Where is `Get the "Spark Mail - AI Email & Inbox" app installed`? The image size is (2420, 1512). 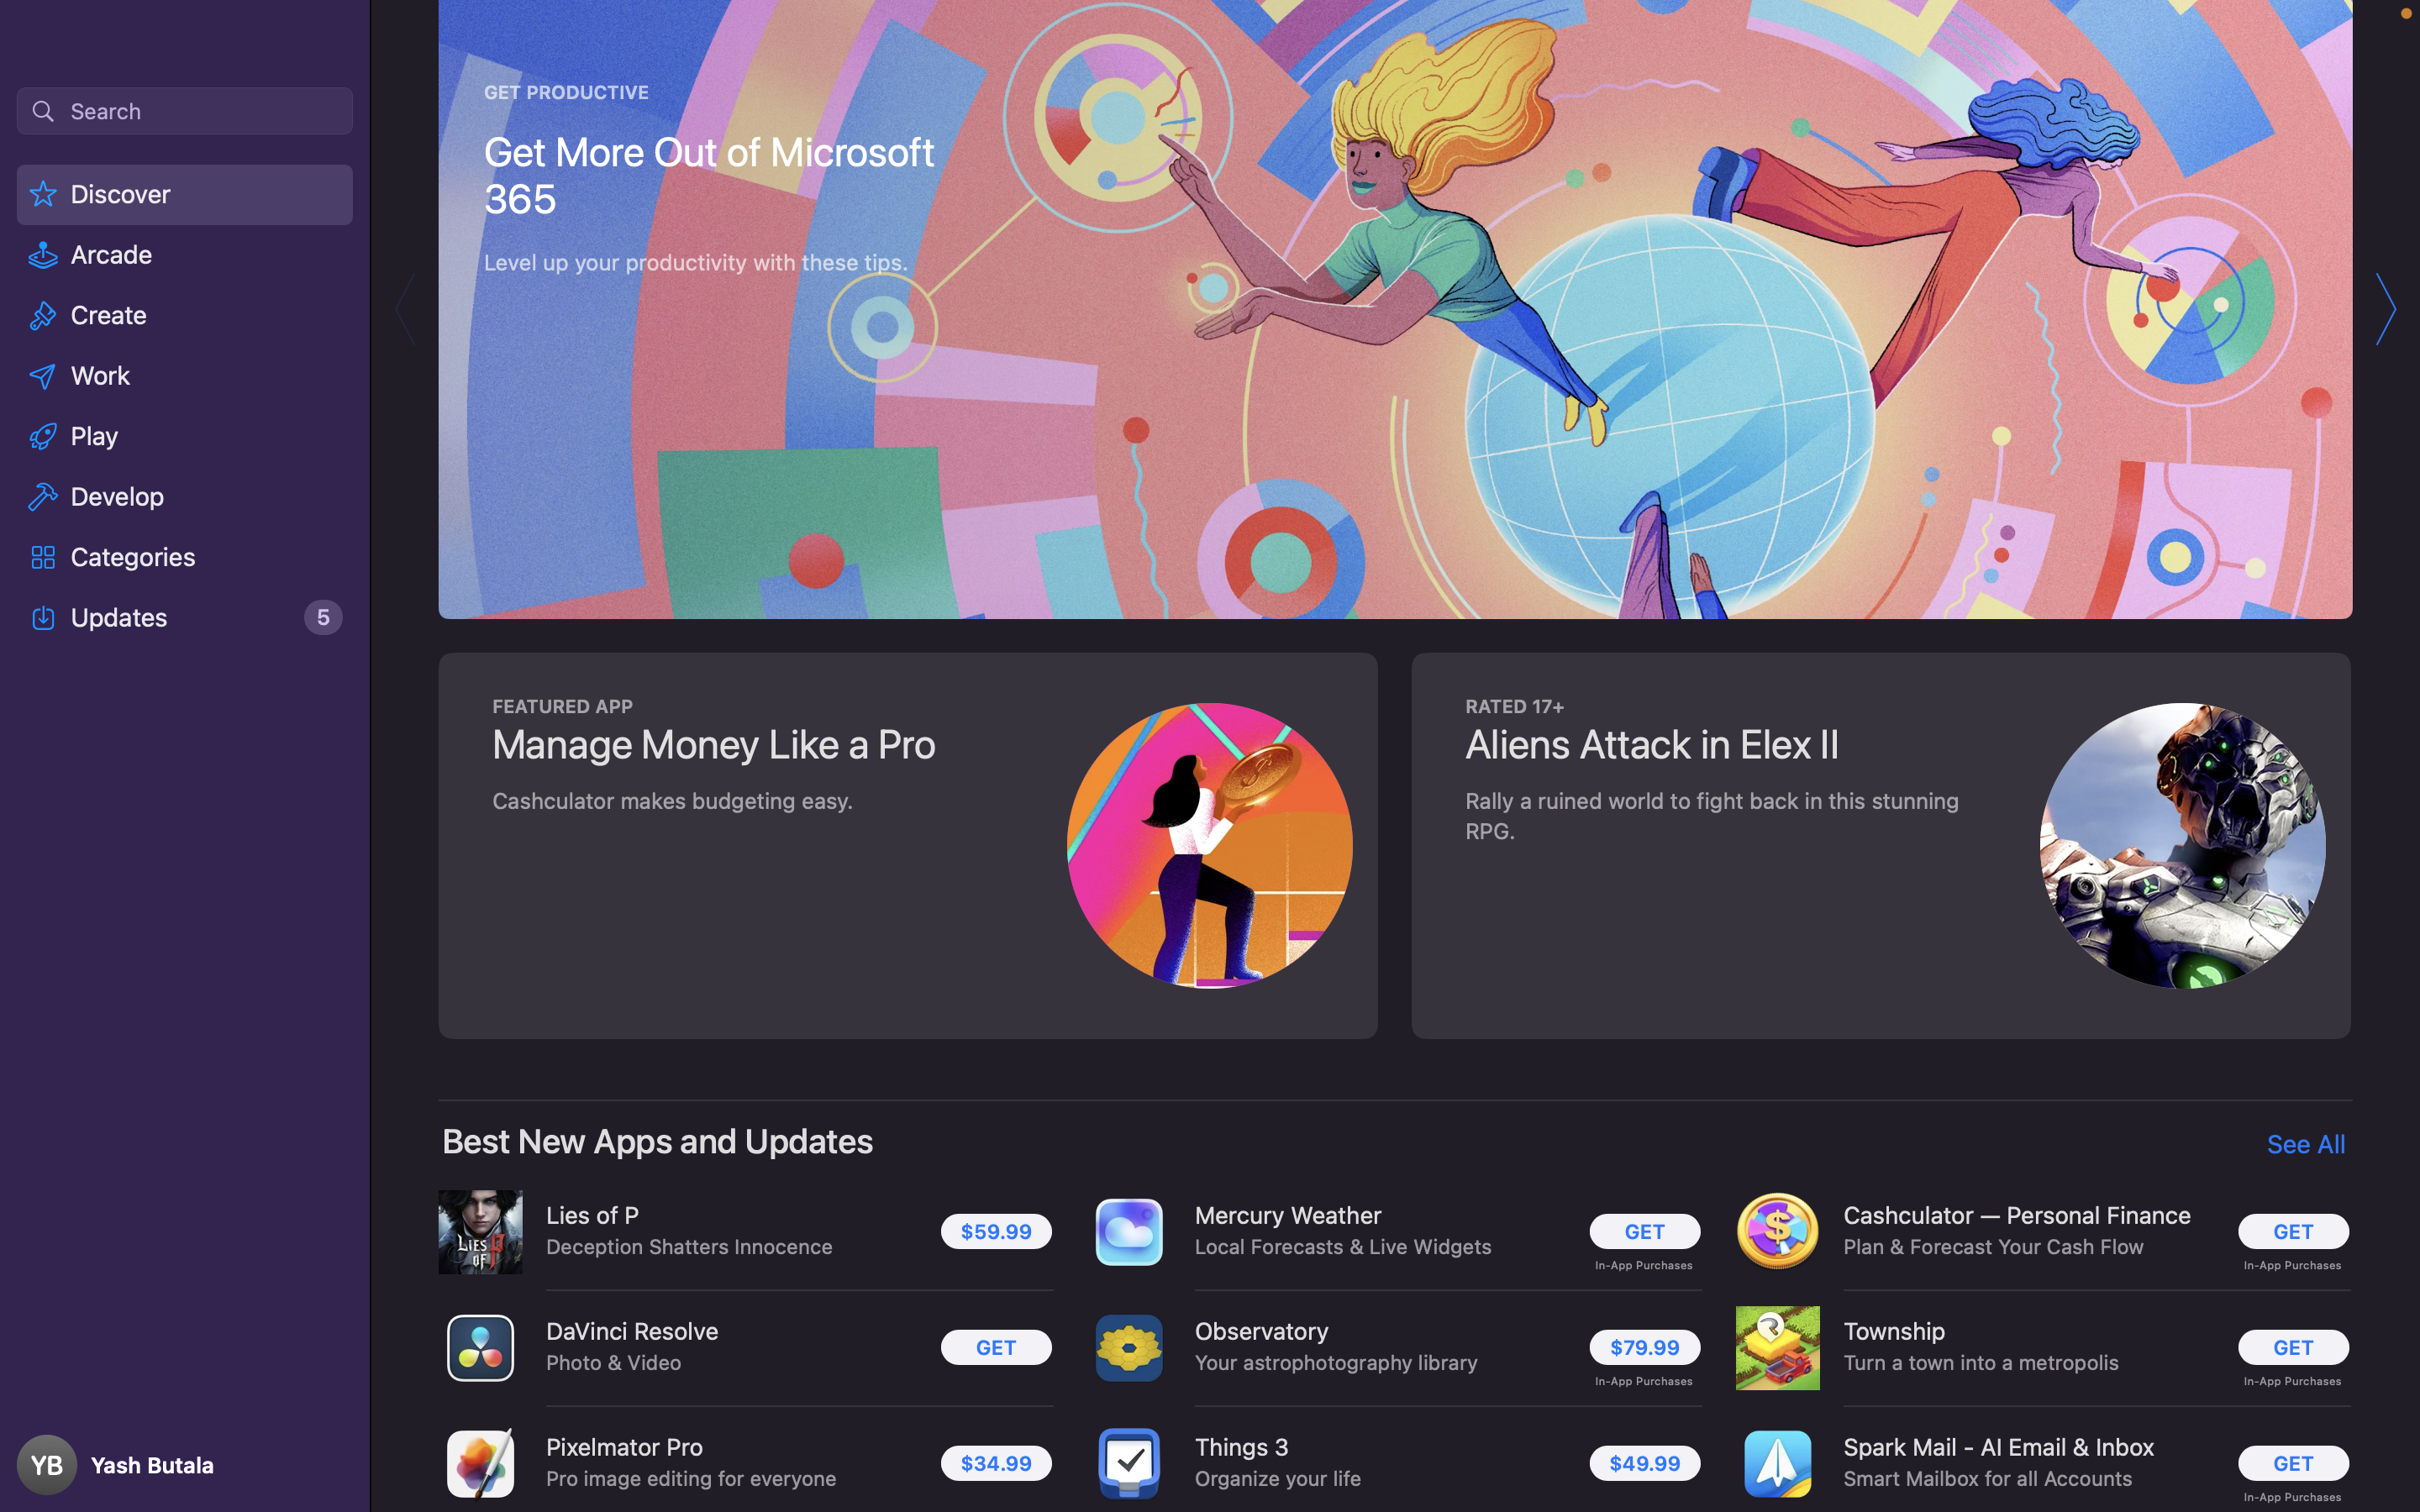
Get the "Spark Mail - AI Email & Inbox" app installed is located at coordinates (2287, 1465).